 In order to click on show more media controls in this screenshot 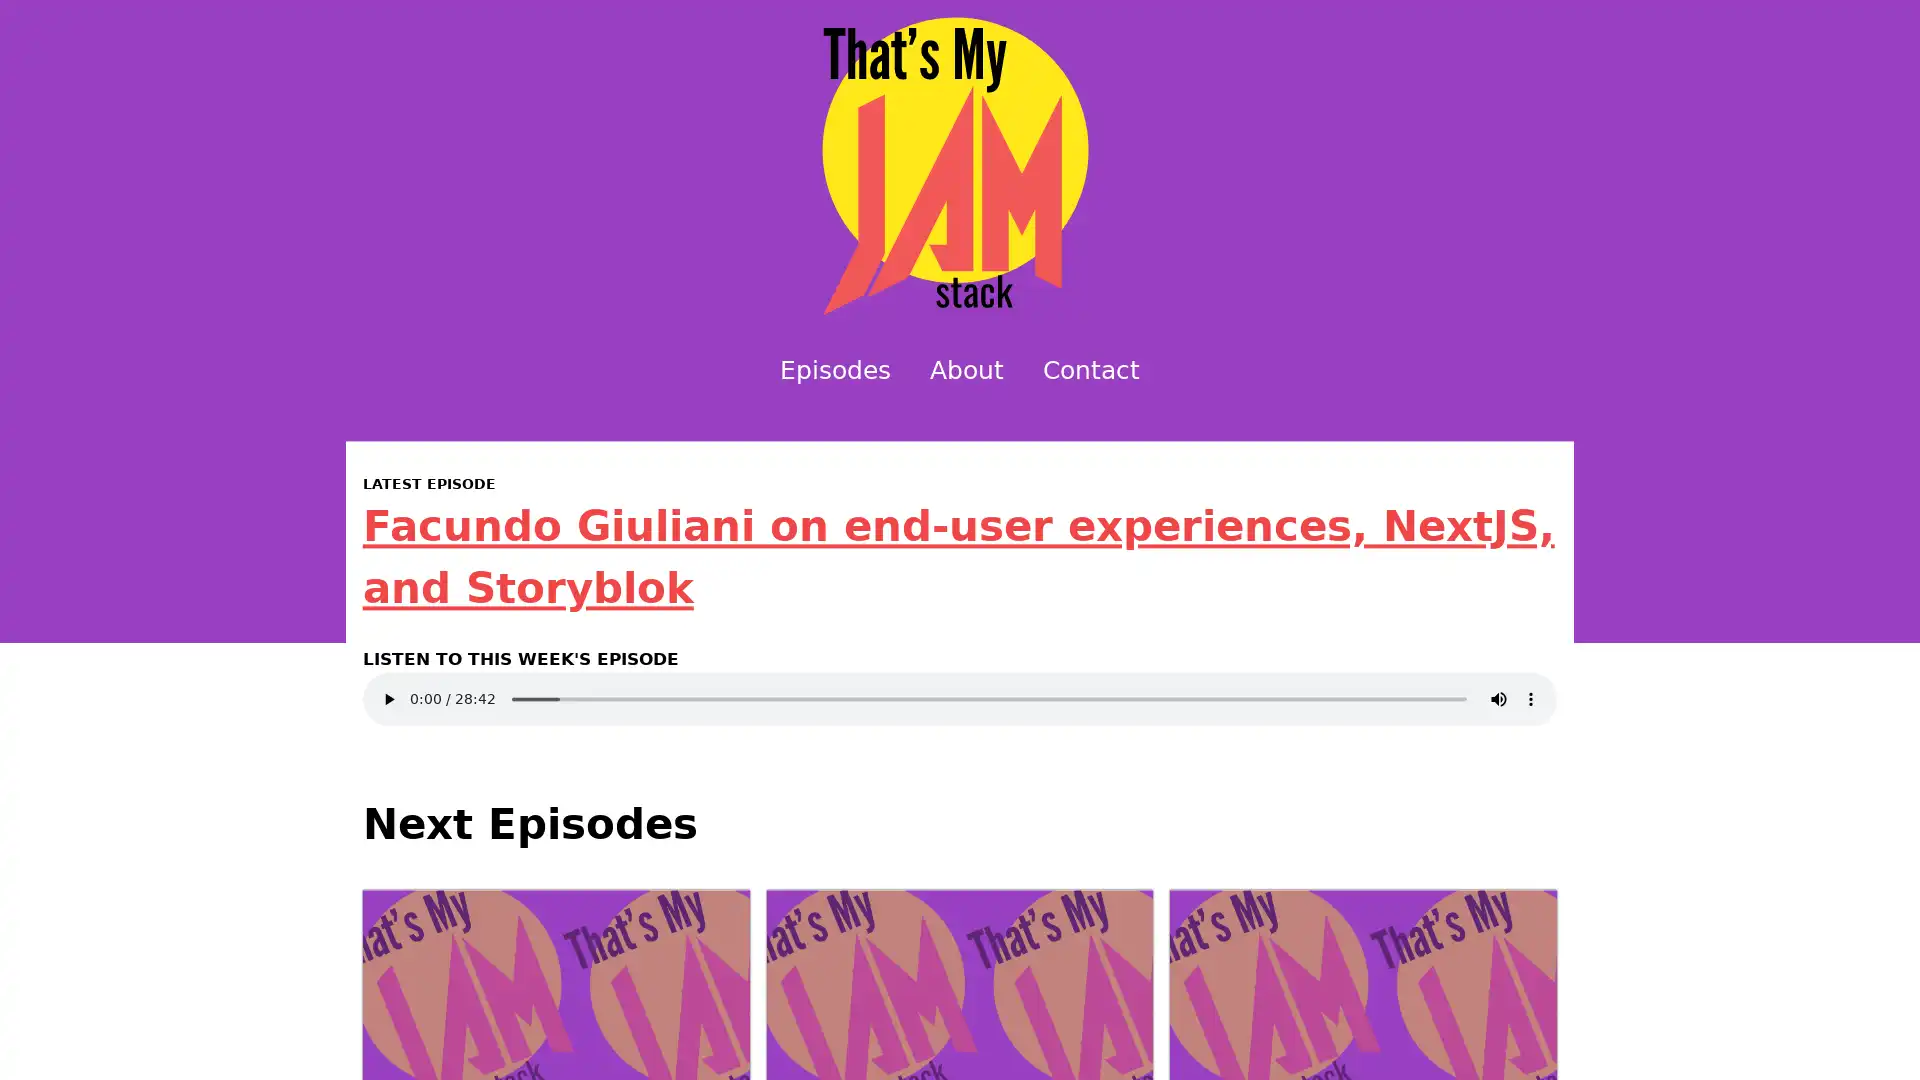, I will do `click(1530, 697)`.